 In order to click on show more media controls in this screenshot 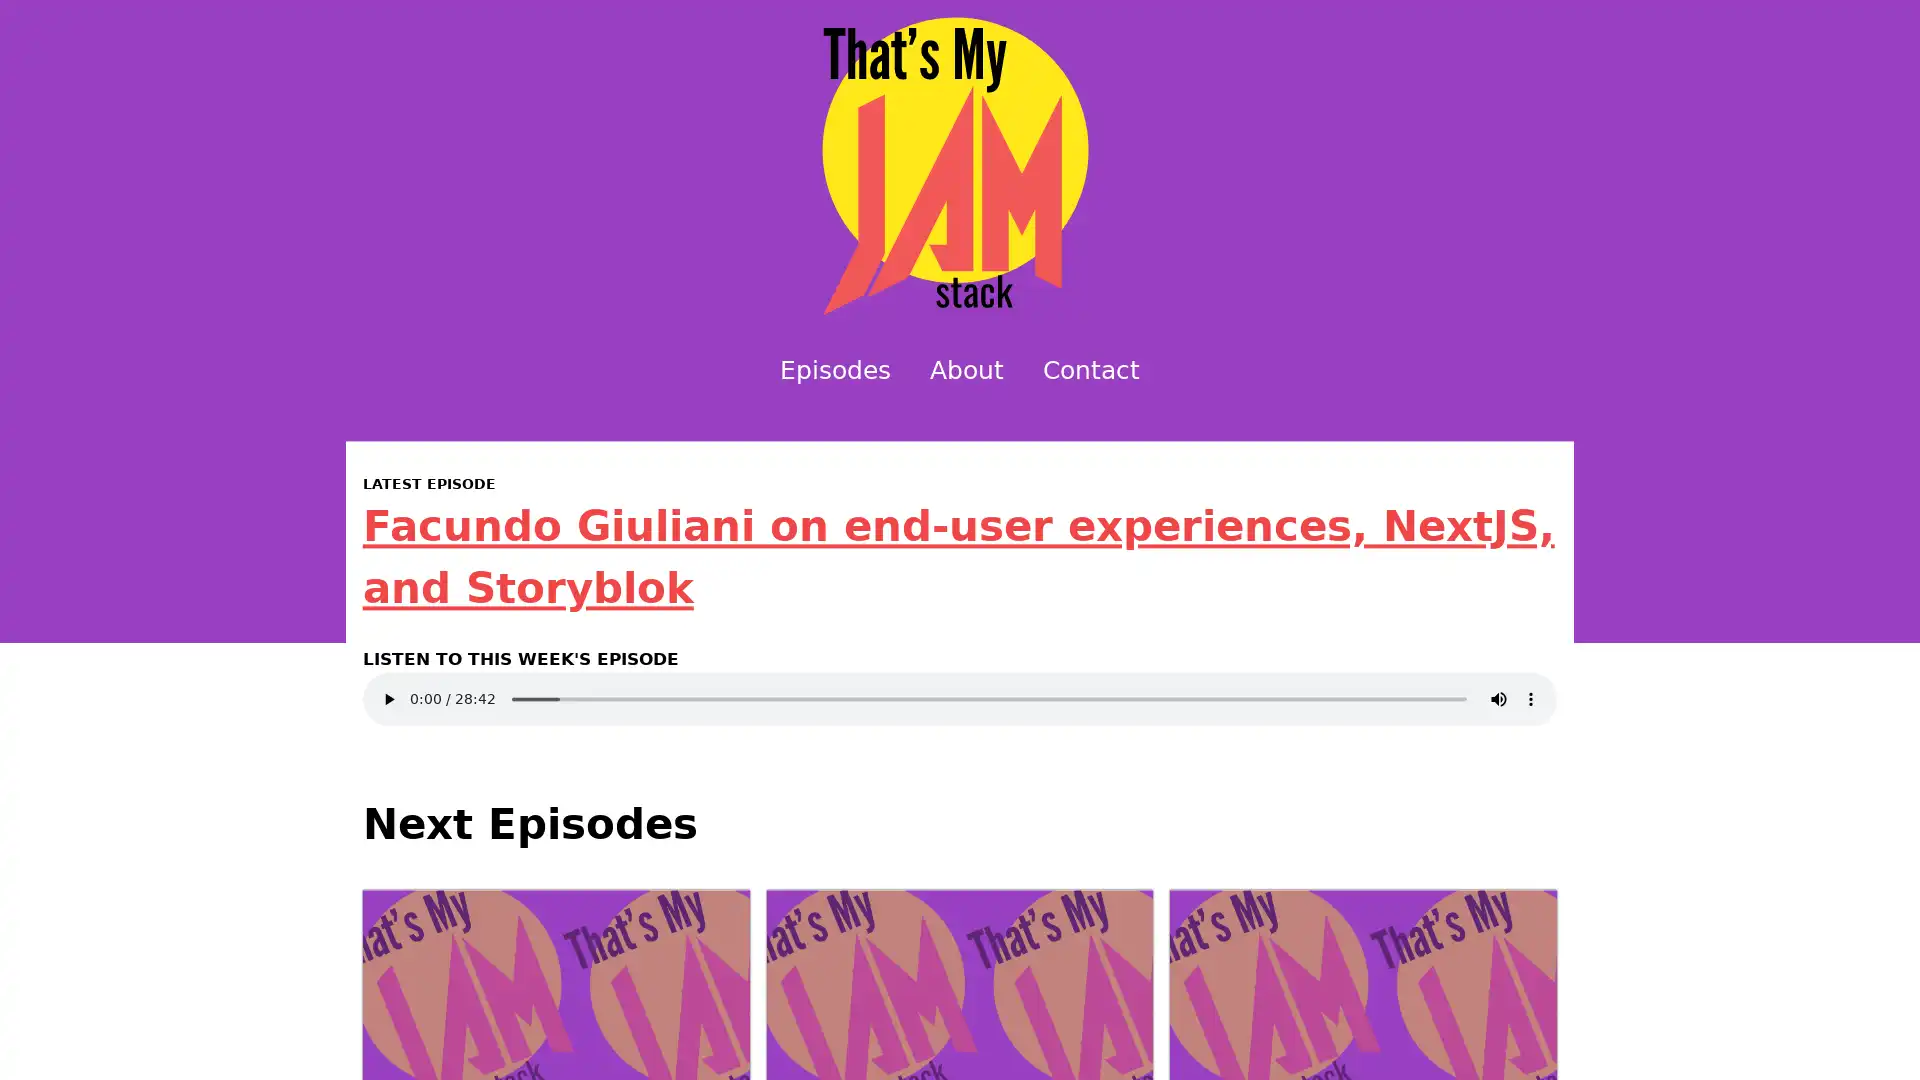, I will do `click(1530, 697)`.